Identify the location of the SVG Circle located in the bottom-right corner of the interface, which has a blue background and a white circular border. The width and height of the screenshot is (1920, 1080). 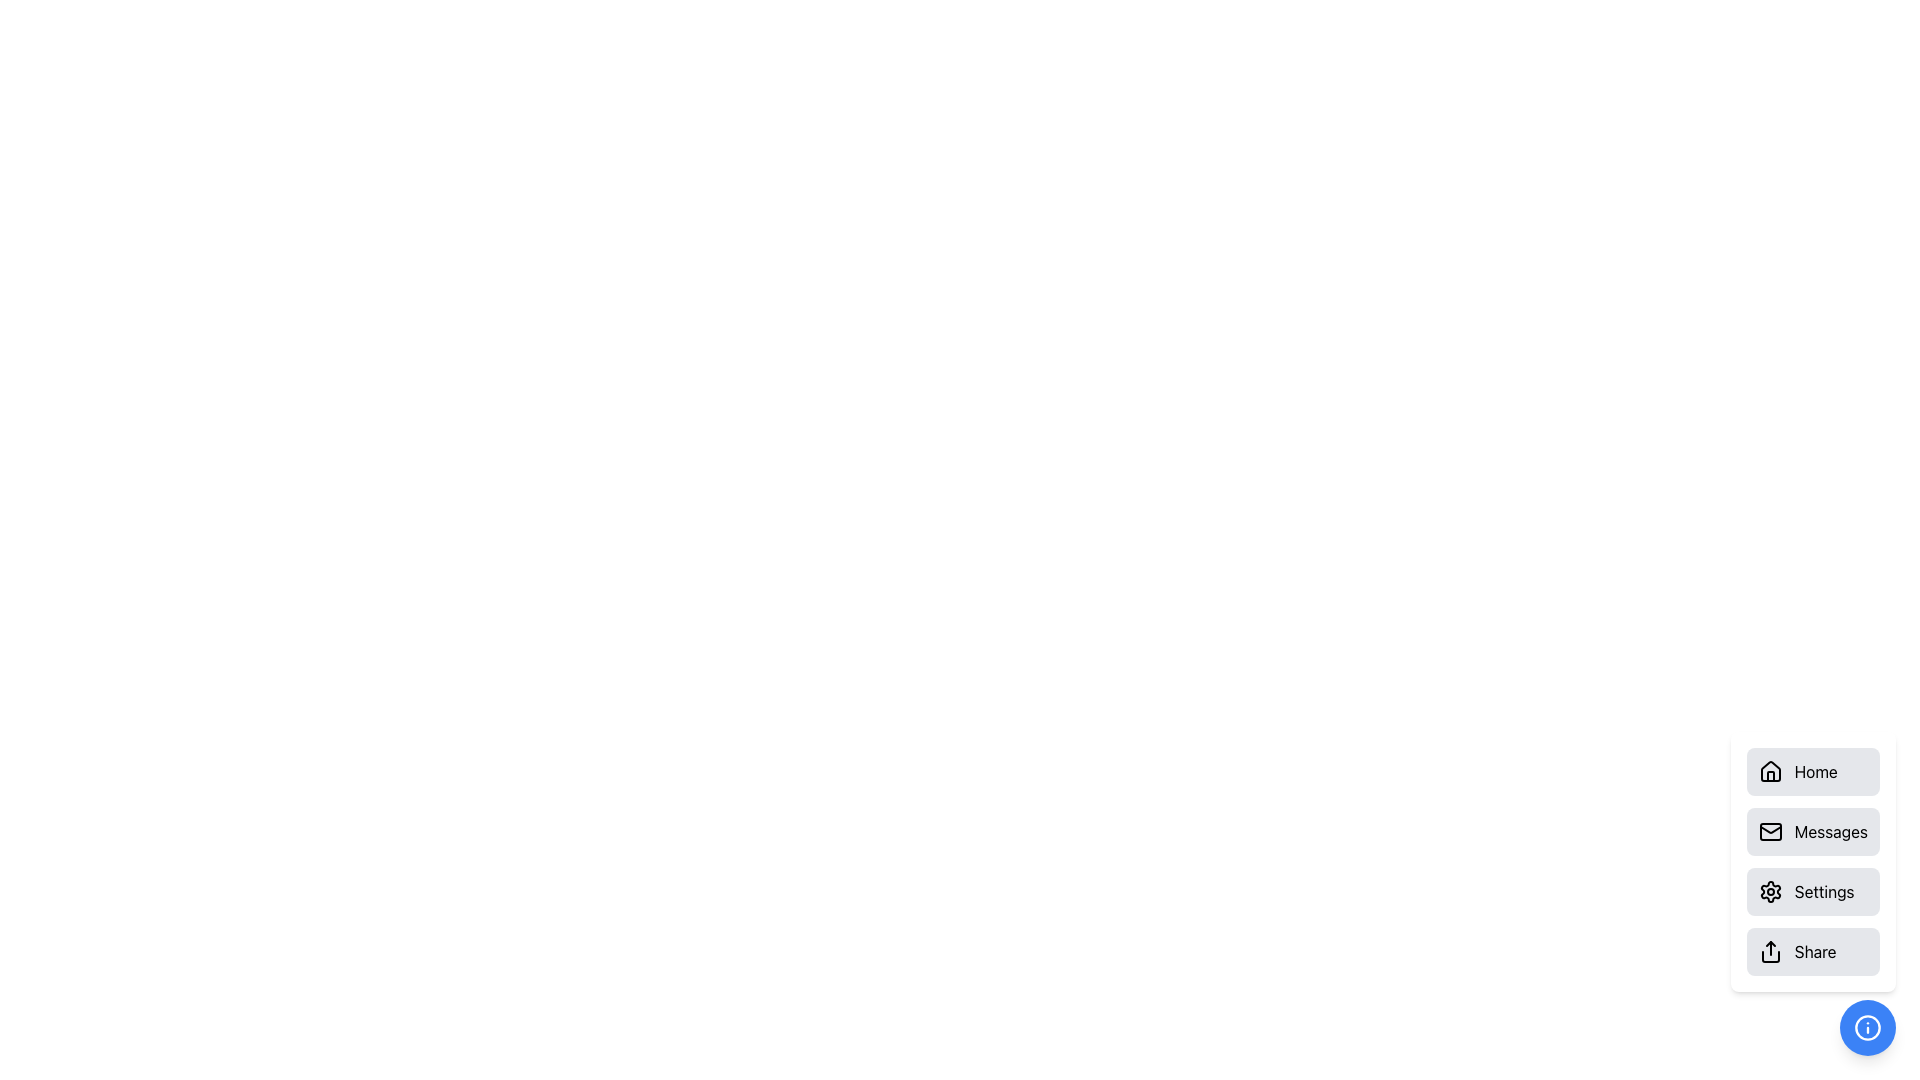
(1866, 1026).